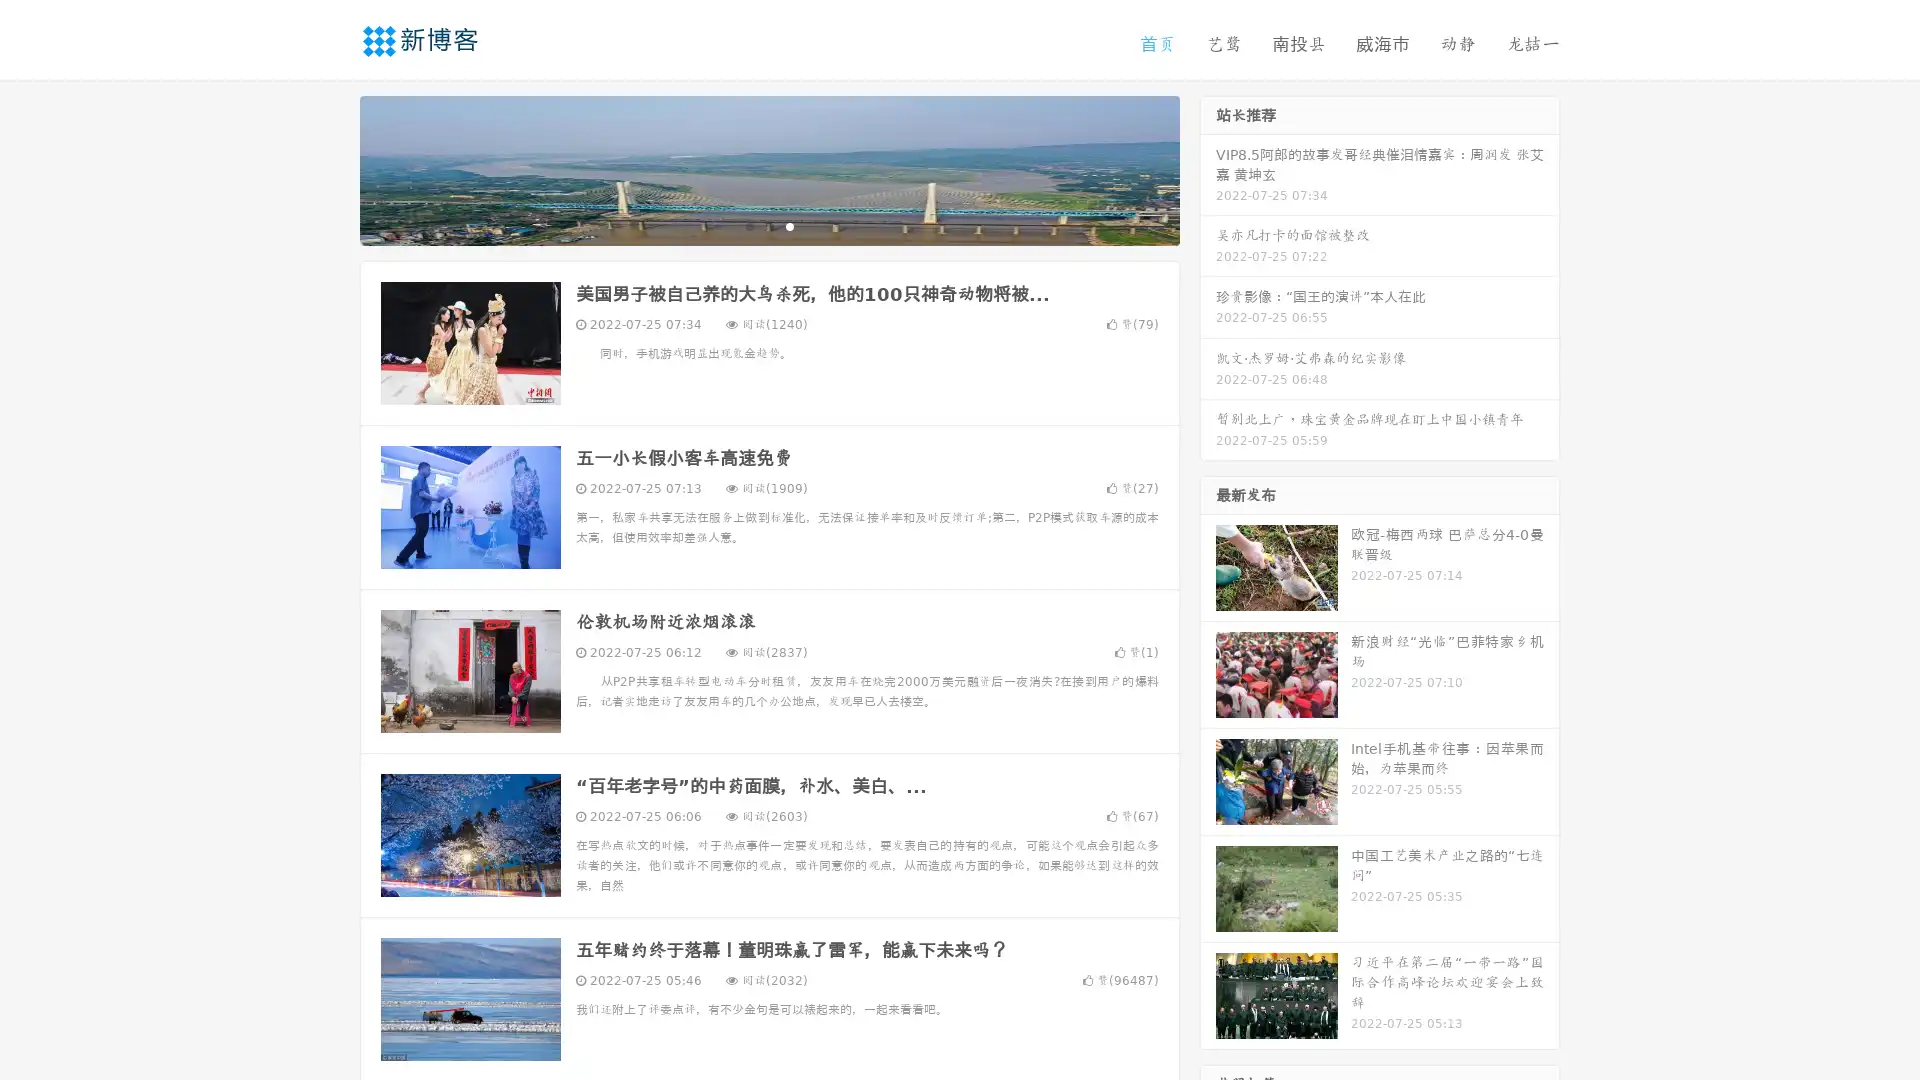 The height and width of the screenshot is (1080, 1920). What do you see at coordinates (1208, 168) in the screenshot?
I see `Next slide` at bounding box center [1208, 168].